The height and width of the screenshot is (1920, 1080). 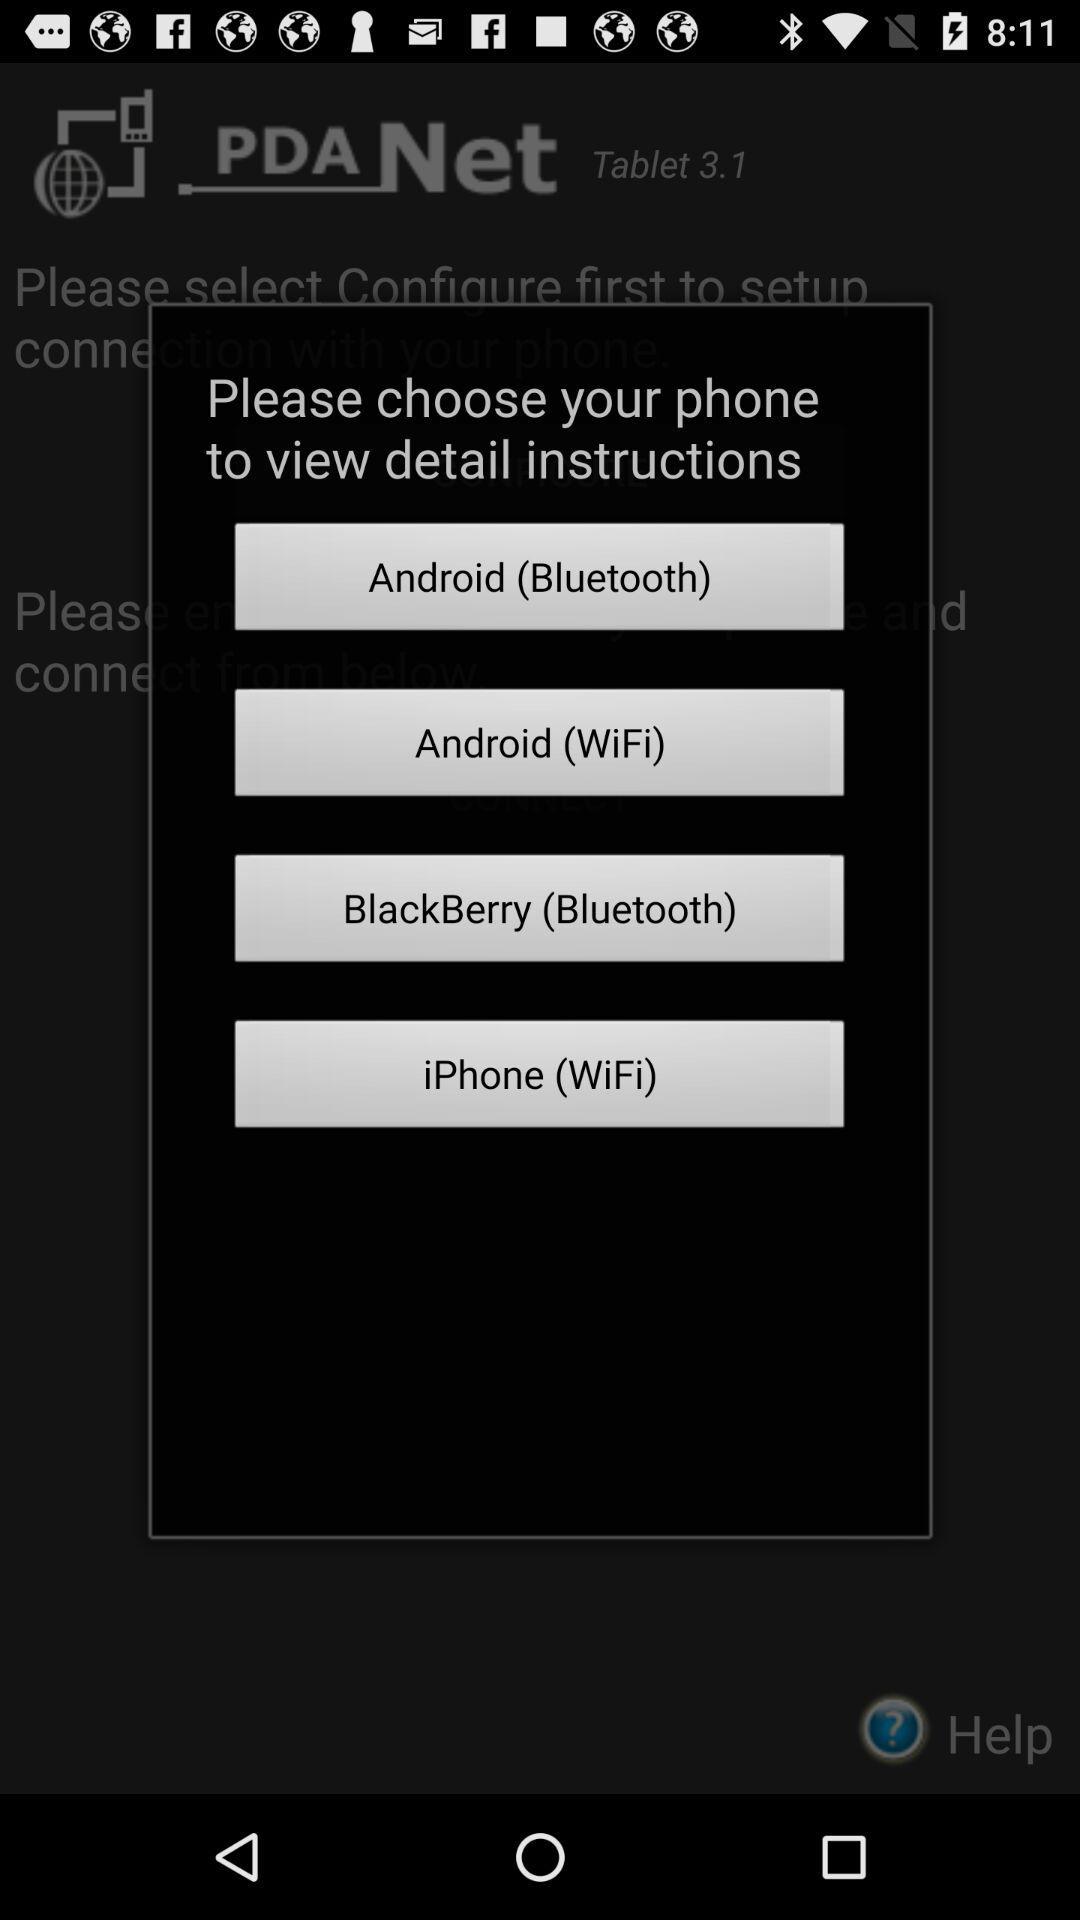 I want to click on the icon below please choose your app, so click(x=540, y=581).